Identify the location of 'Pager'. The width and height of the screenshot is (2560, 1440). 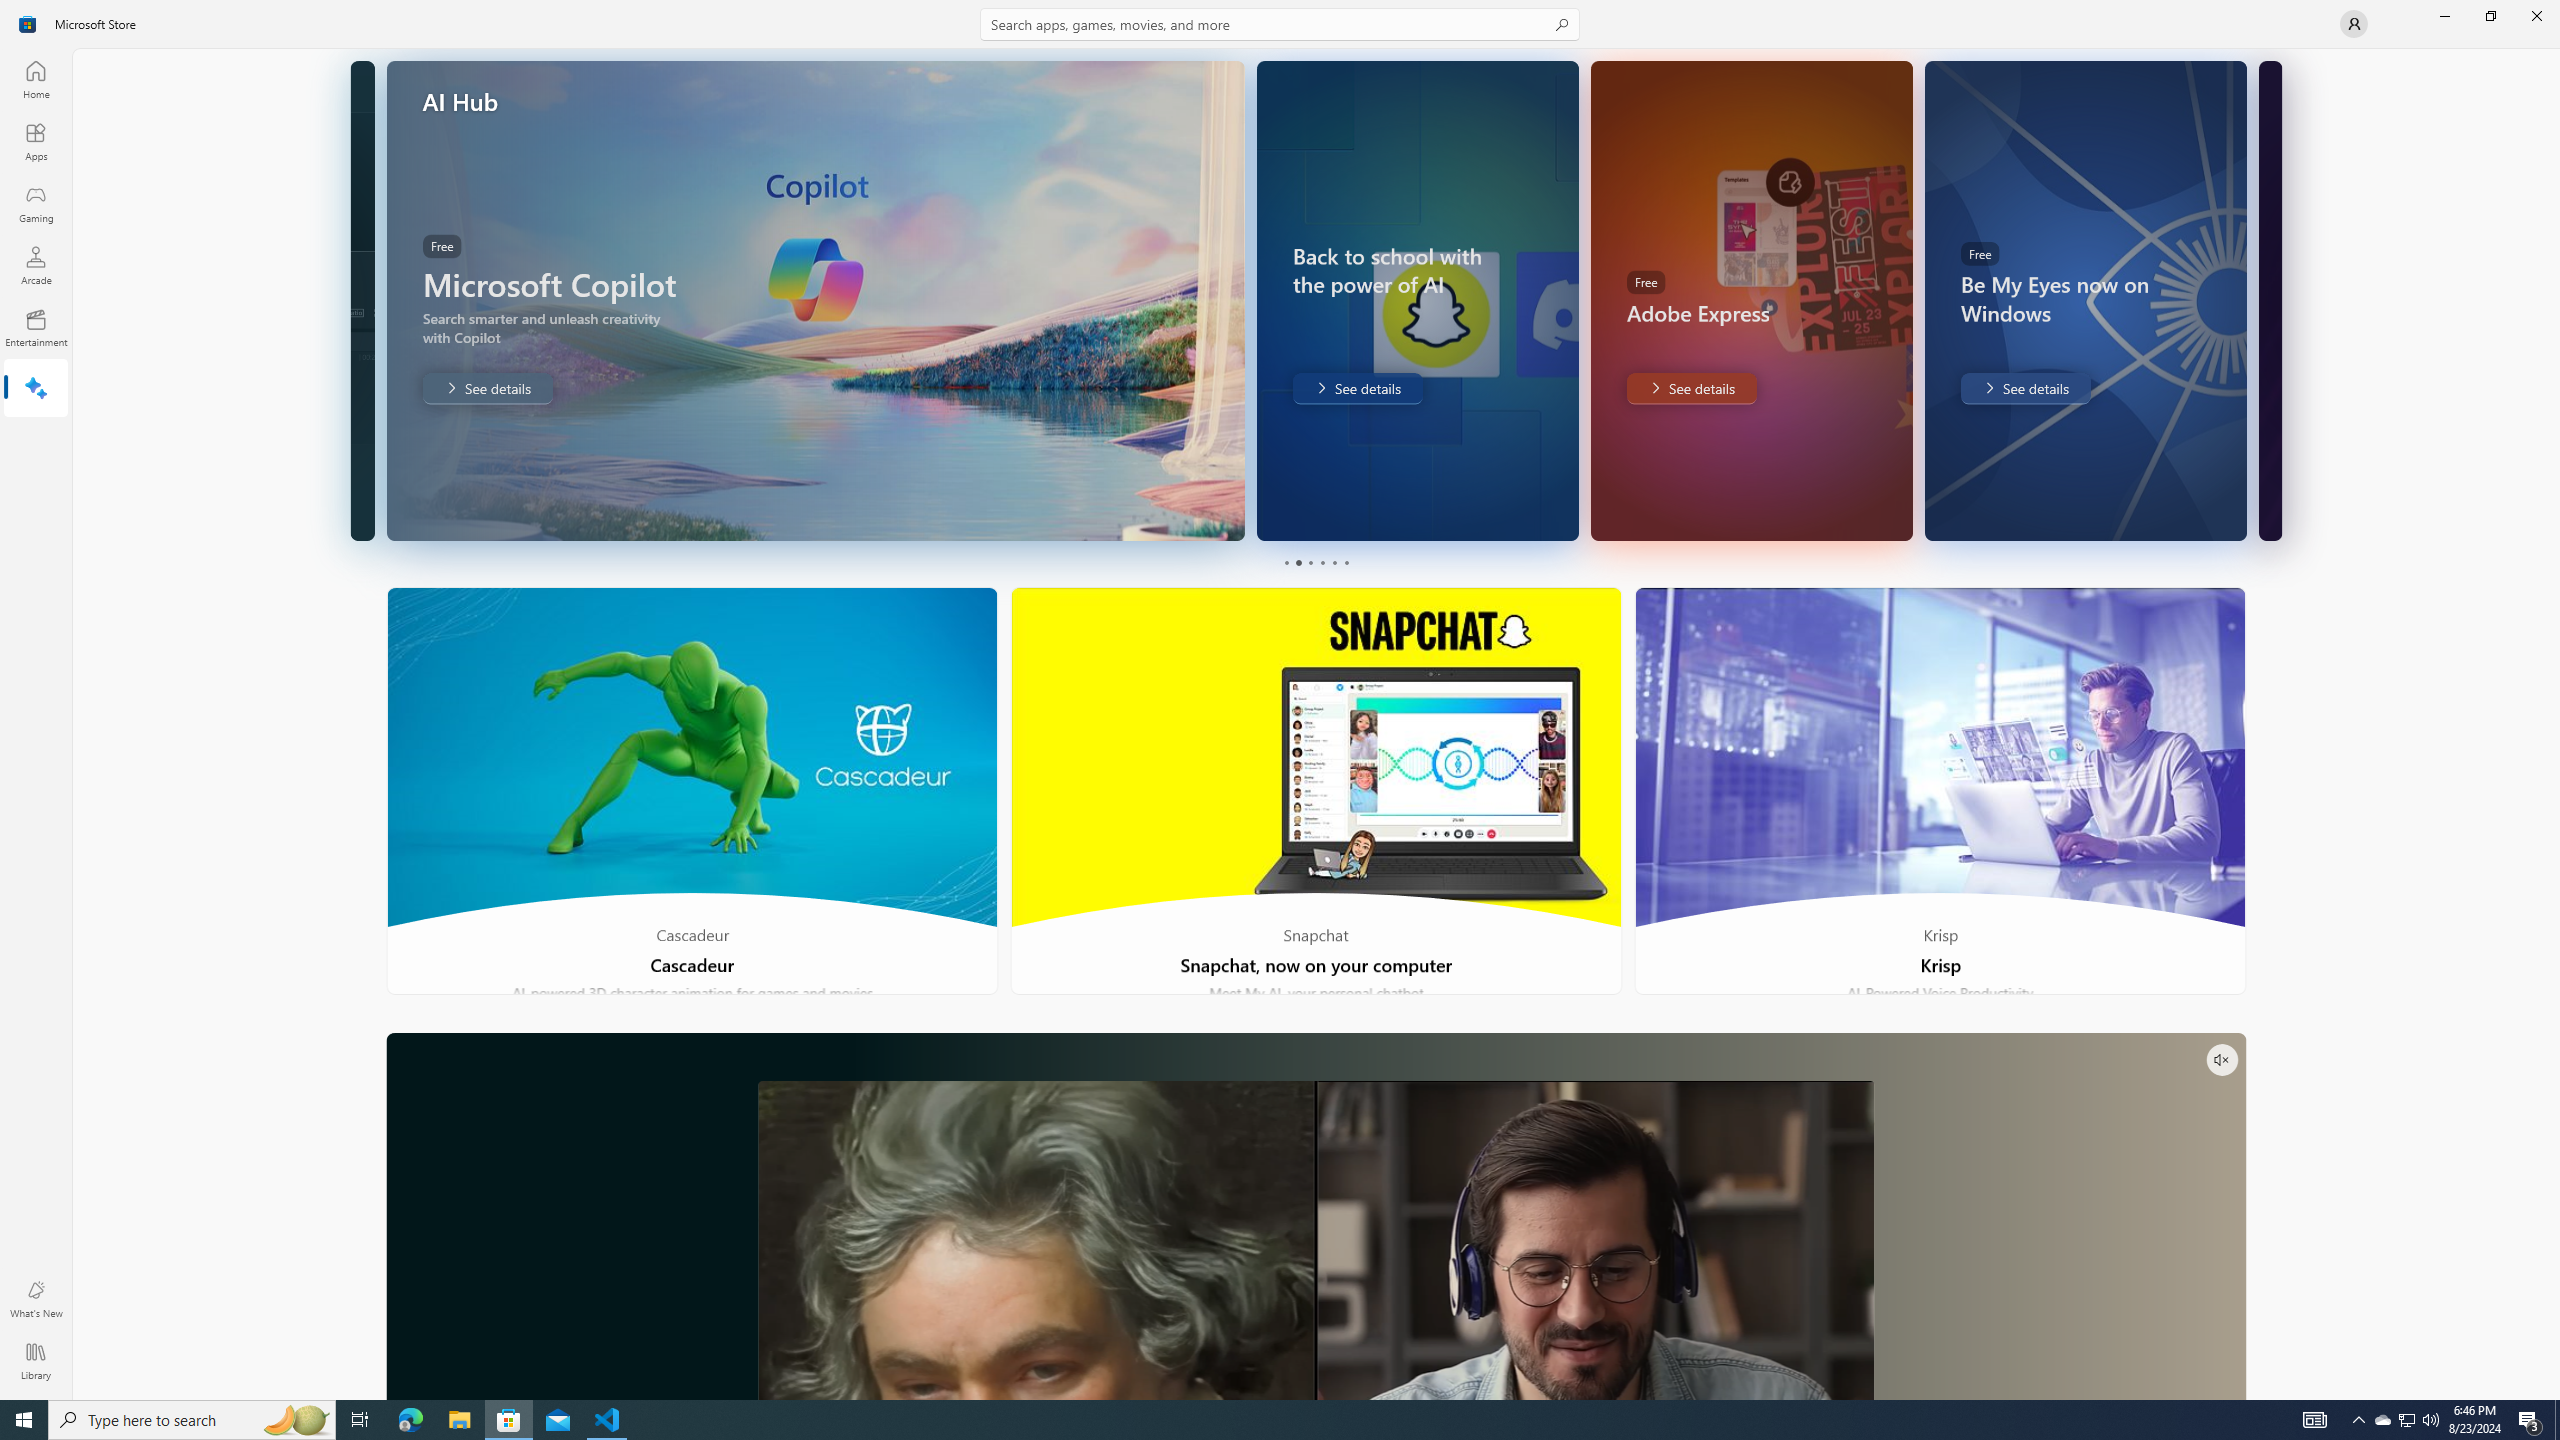
(1314, 562).